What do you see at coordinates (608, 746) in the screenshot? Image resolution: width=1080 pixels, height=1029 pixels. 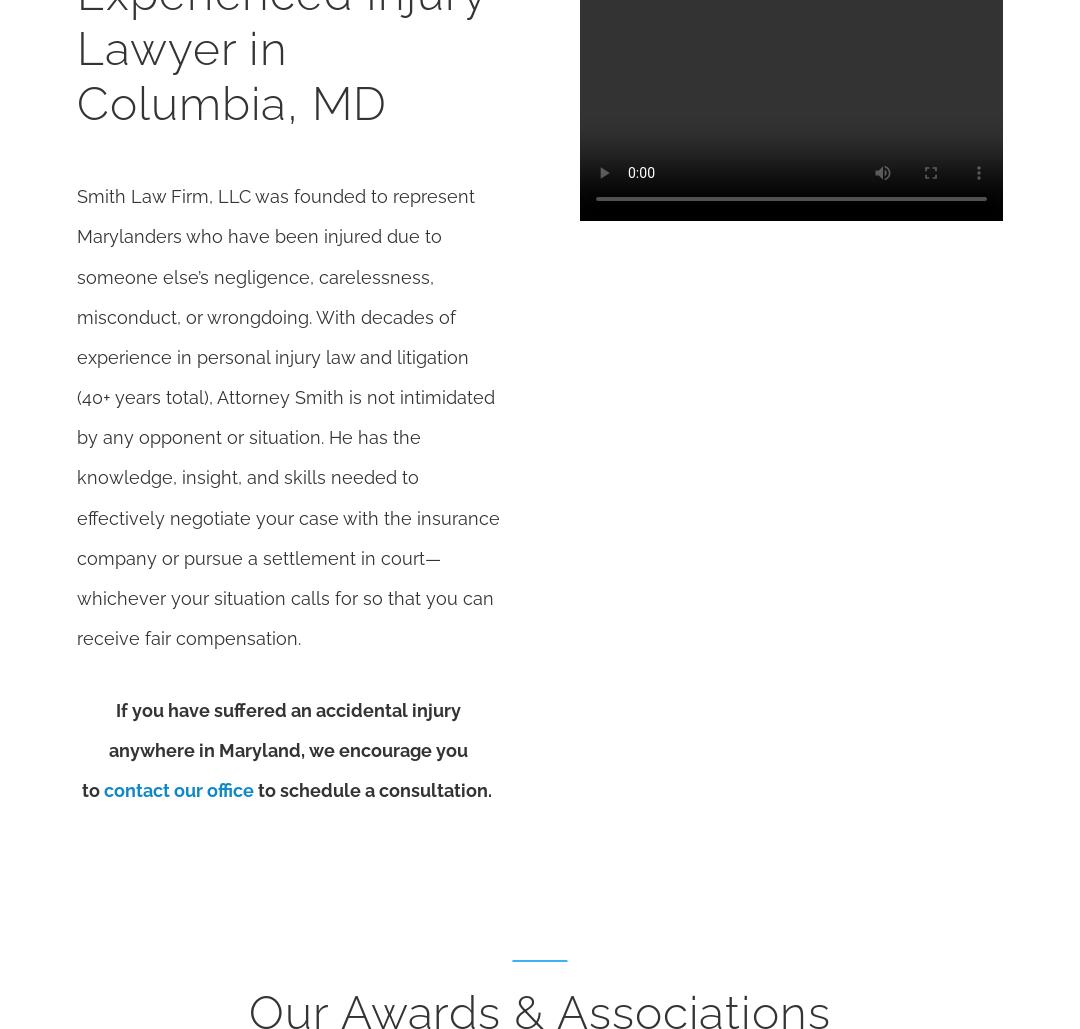 I see `'11/23/22'` at bounding box center [608, 746].